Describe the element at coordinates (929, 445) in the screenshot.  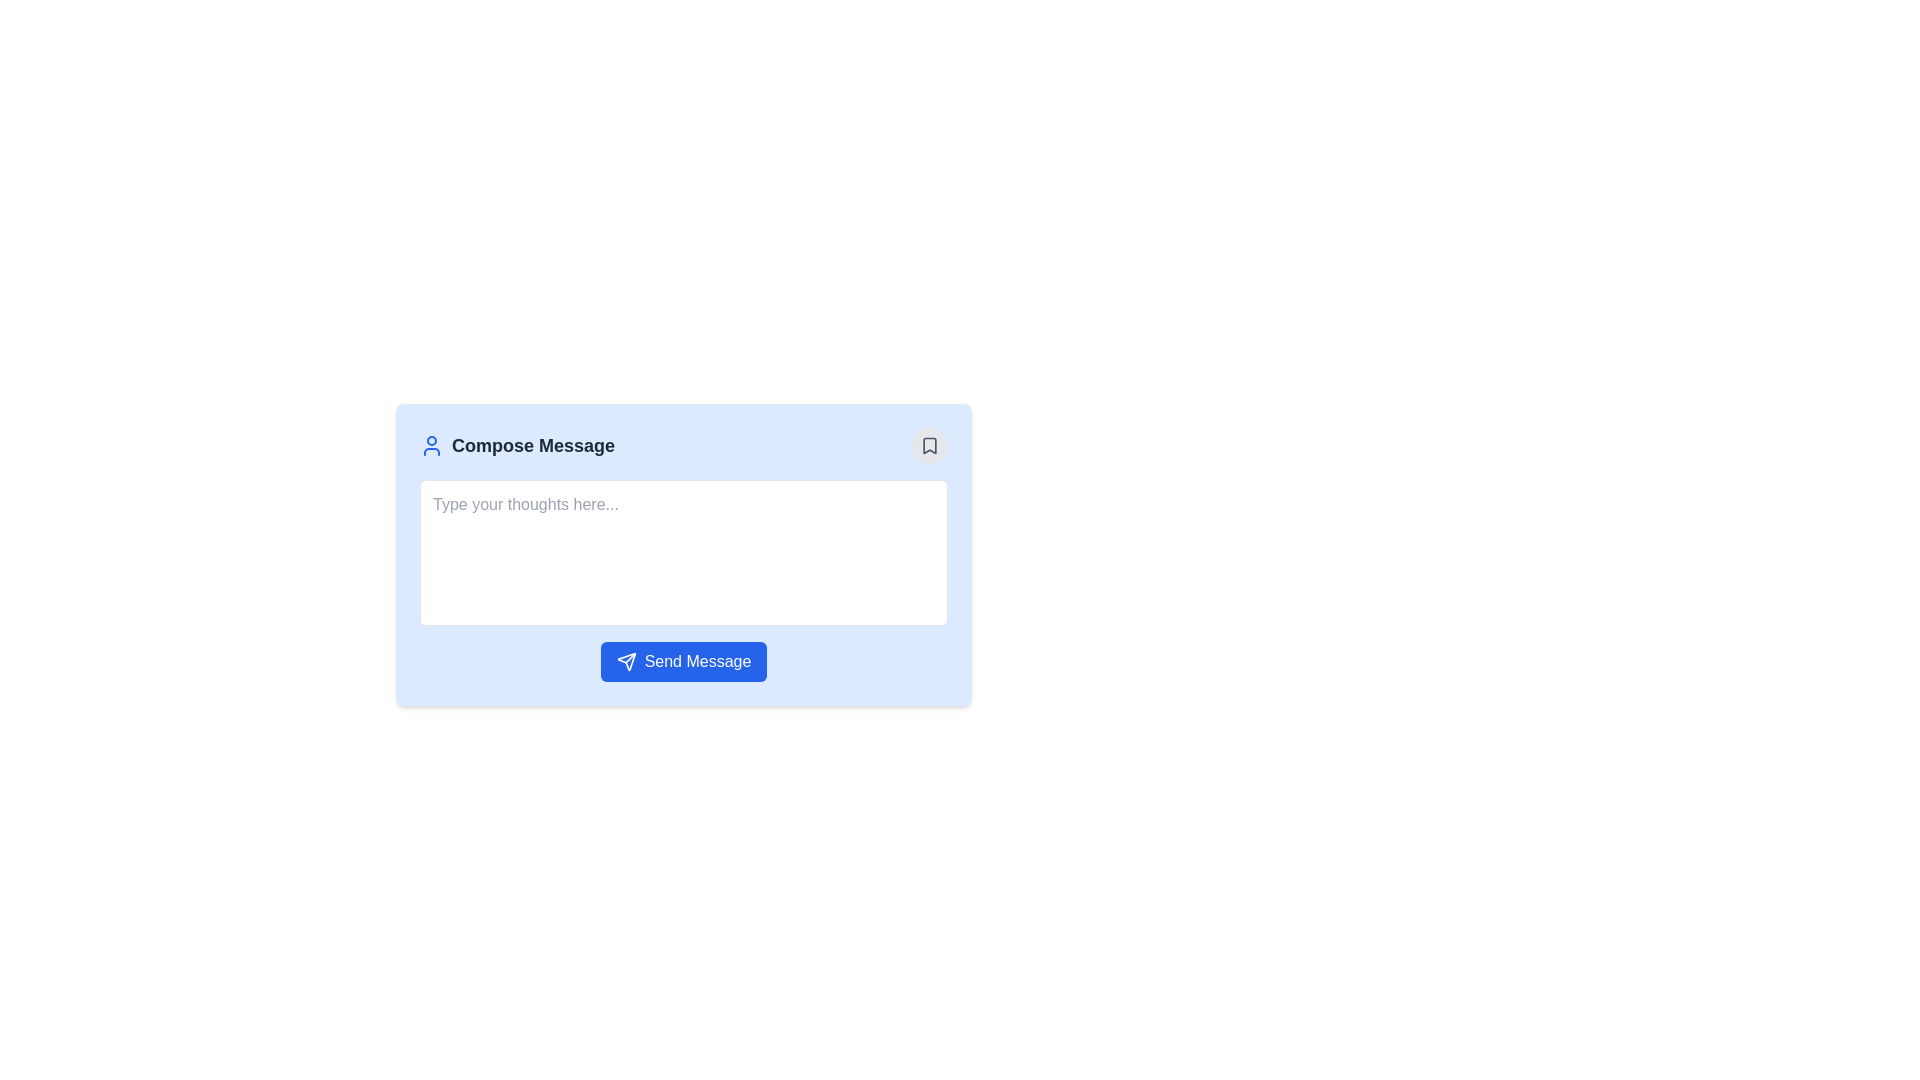
I see `the bookmark icon located at the upper-right corner of the 'Compose Message' card, which is part of a circular button with a subtle hover effect` at that location.